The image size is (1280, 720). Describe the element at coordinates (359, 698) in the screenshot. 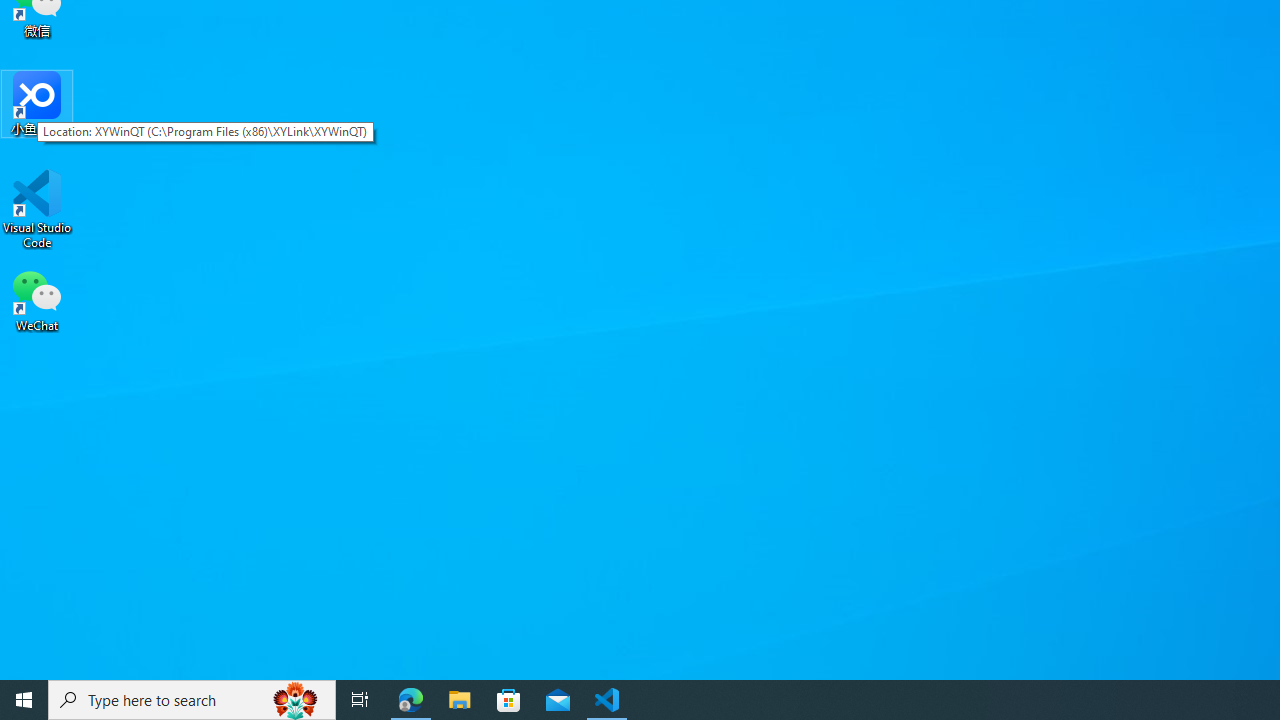

I see `'Task View'` at that location.